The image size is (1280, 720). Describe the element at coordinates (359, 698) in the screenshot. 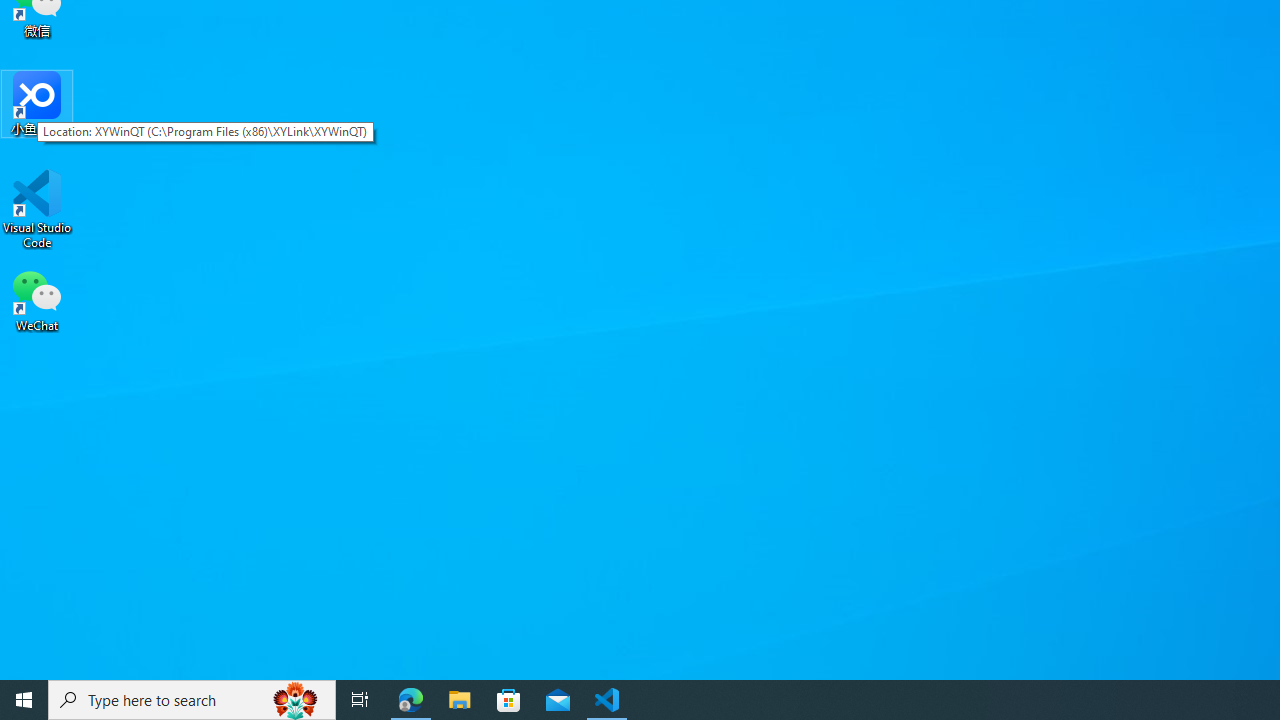

I see `'Task View'` at that location.